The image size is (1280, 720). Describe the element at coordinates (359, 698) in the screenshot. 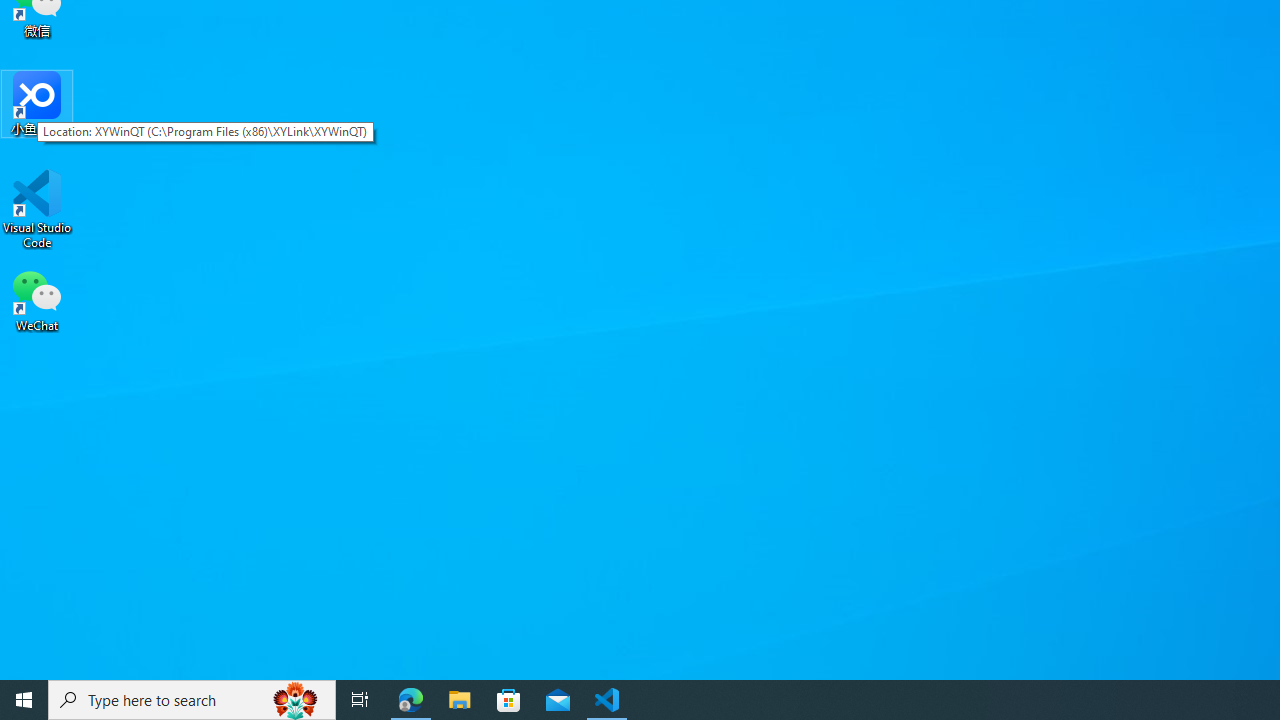

I see `'Task View'` at that location.